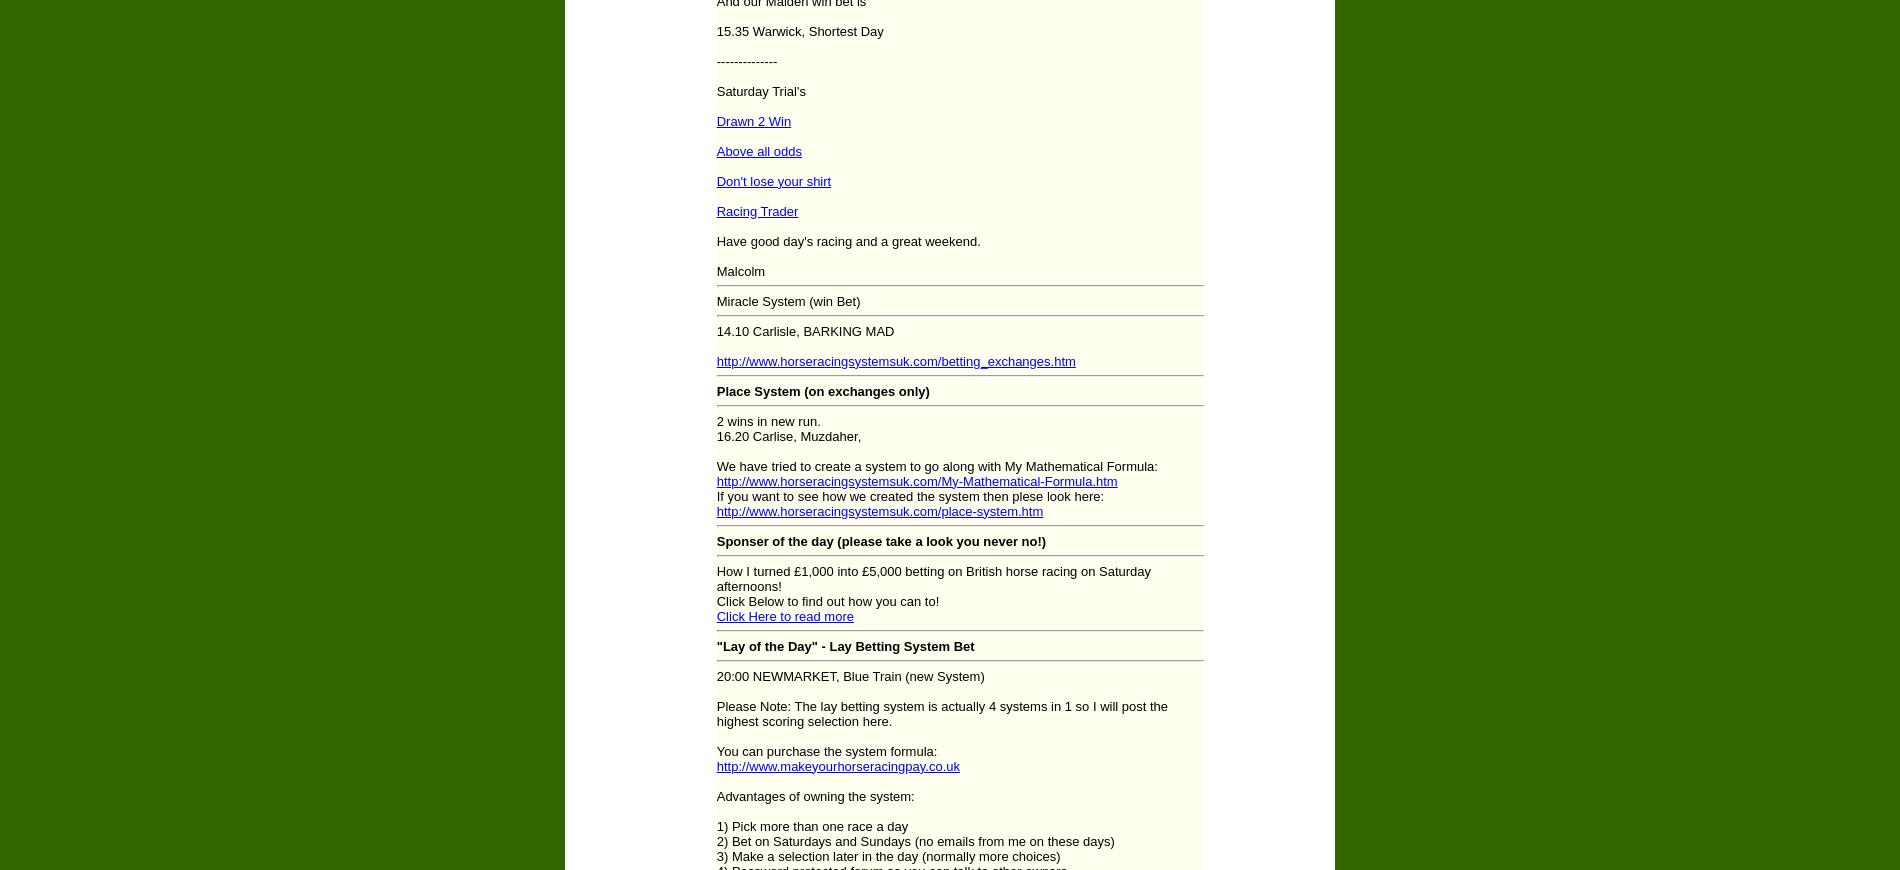 This screenshot has width=1900, height=870. What do you see at coordinates (914, 840) in the screenshot?
I see `'2) Bet on Saturdays and Sundays (no emails from me on these days)'` at bounding box center [914, 840].